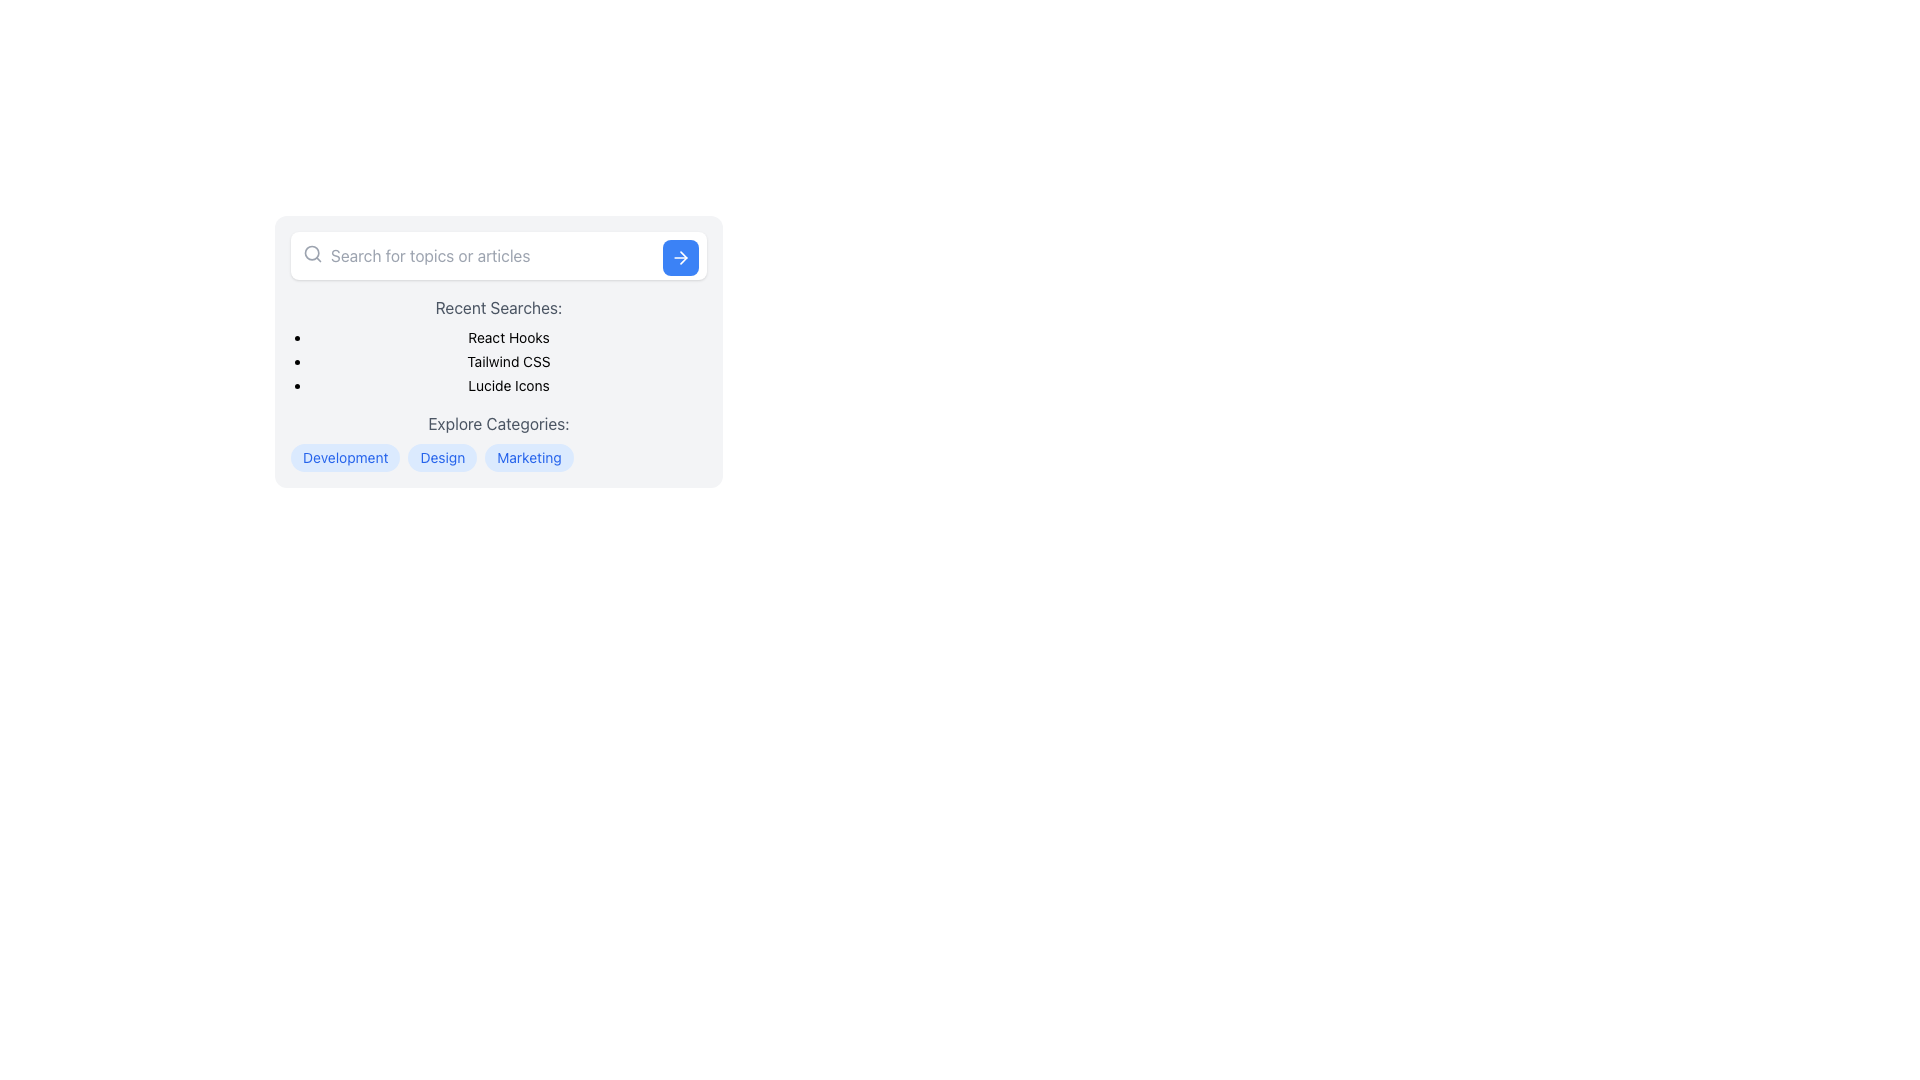  What do you see at coordinates (683, 257) in the screenshot?
I see `the SVG Arrow icon located at the right-hand side of the search input bar` at bounding box center [683, 257].